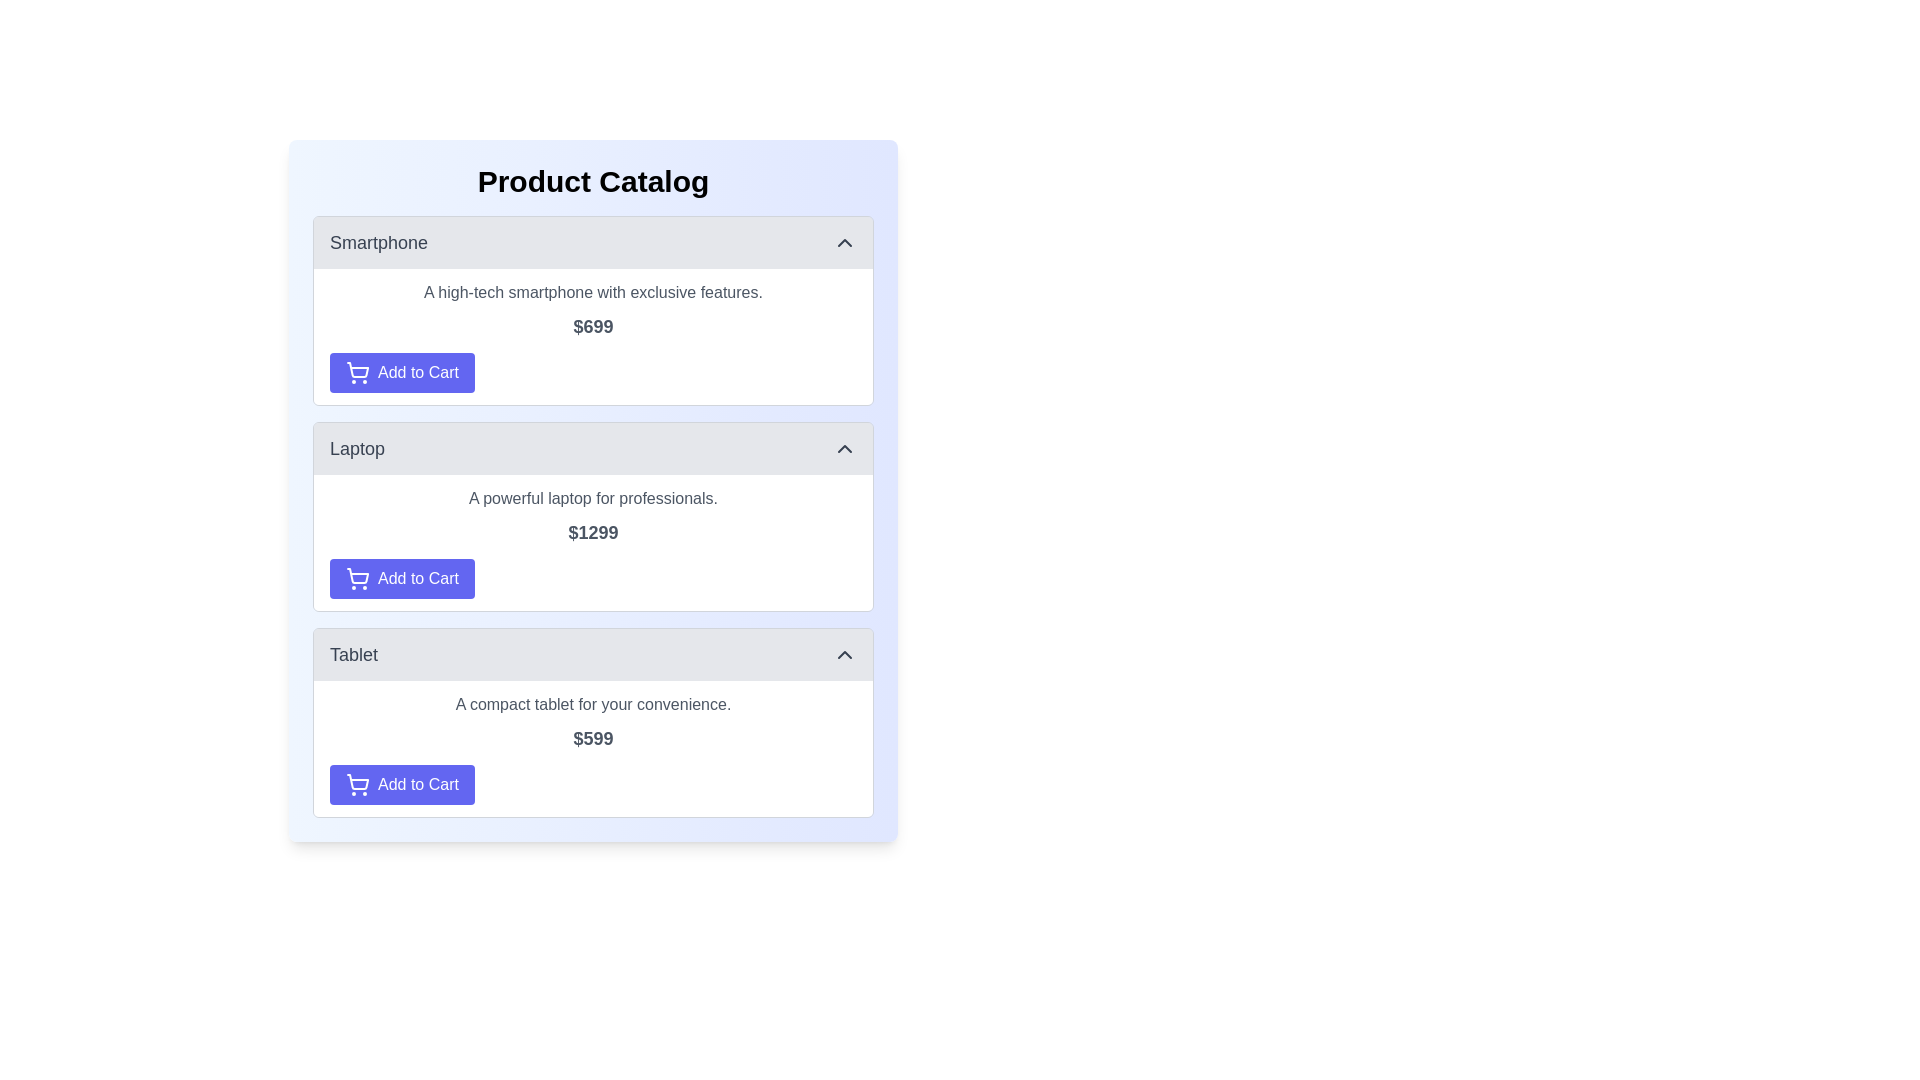 This screenshot has width=1920, height=1080. I want to click on the 'Tablet' section label in the product catalog interface, located to the left of the arrow icon indicating a collapsible section, so click(354, 655).